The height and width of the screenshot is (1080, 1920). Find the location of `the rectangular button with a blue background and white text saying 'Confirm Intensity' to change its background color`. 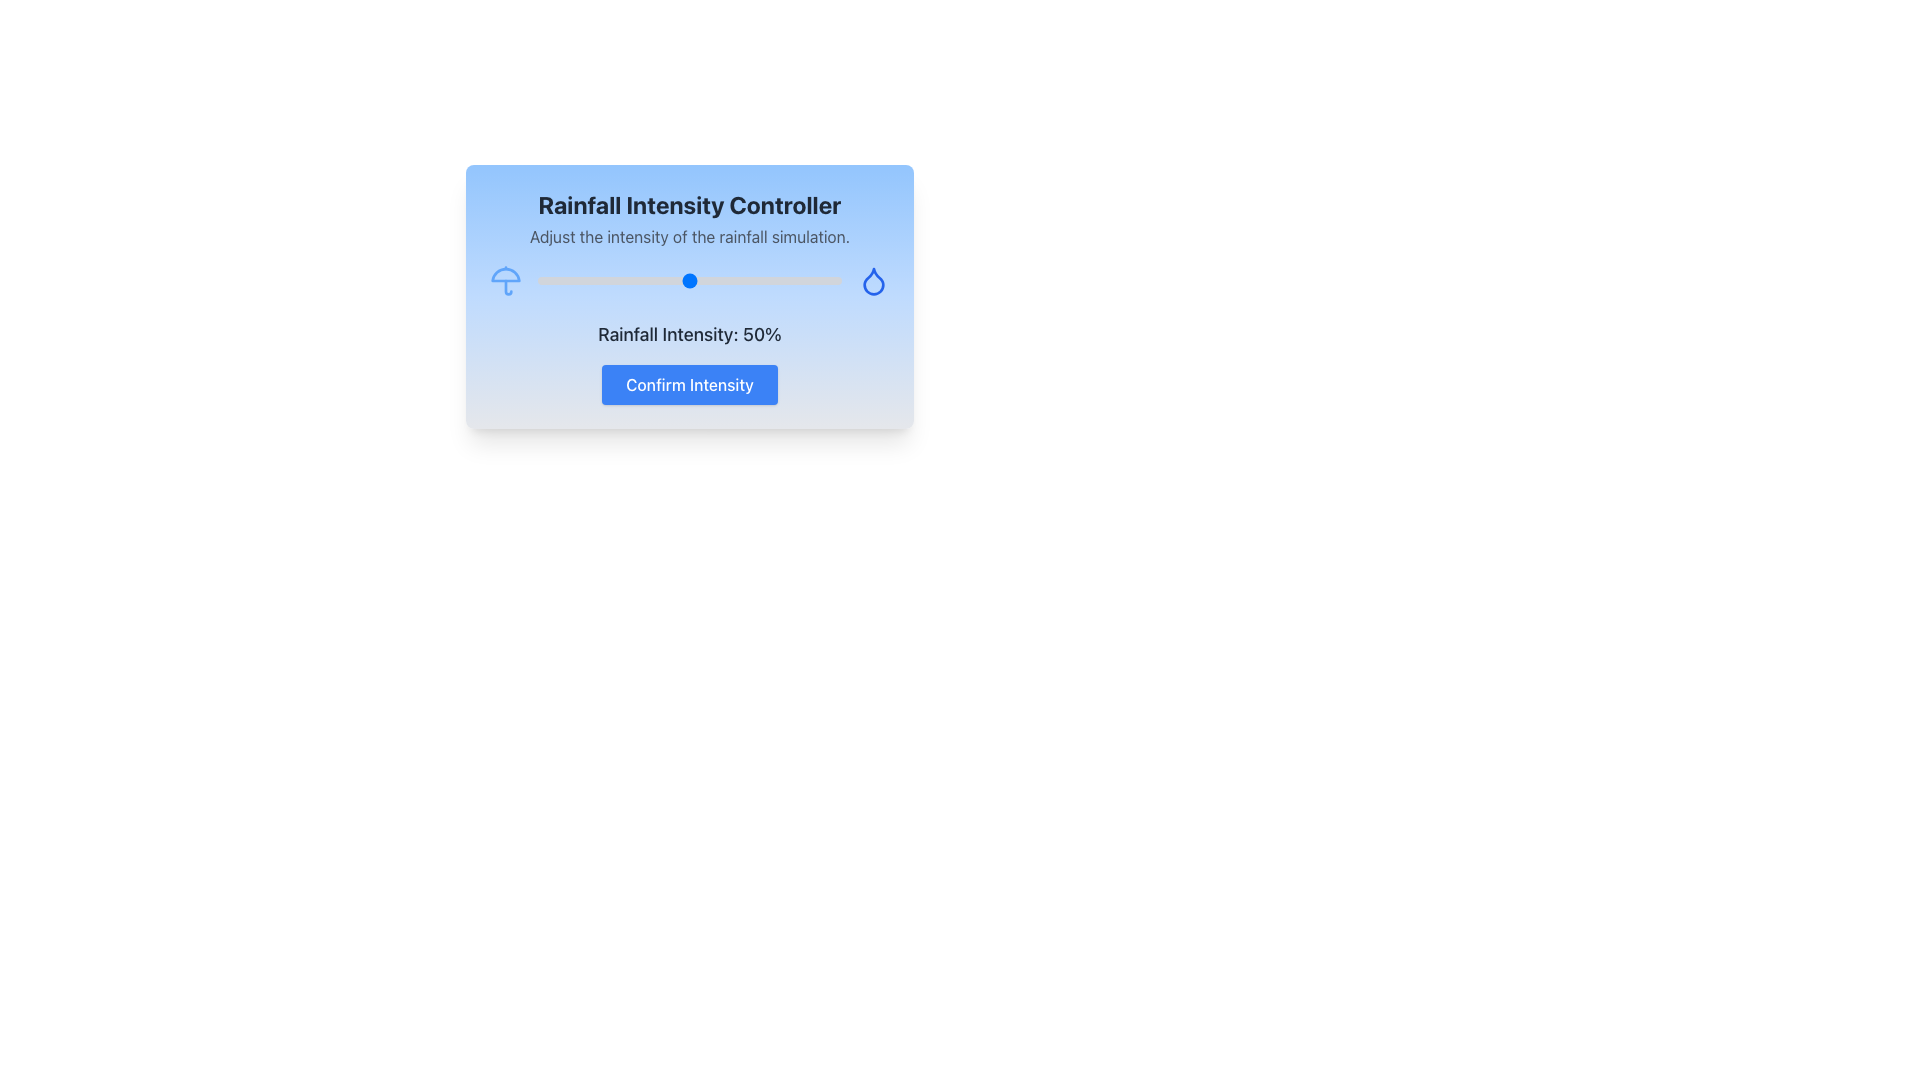

the rectangular button with a blue background and white text saying 'Confirm Intensity' to change its background color is located at coordinates (690, 385).